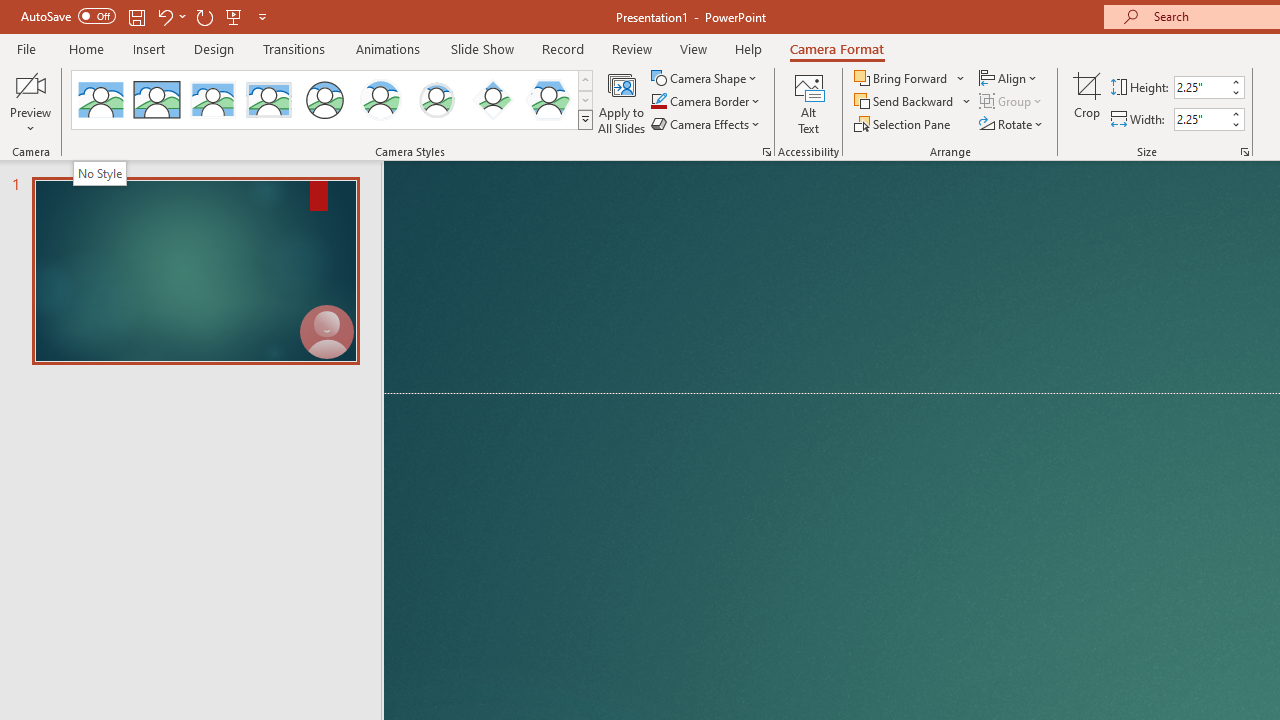  Describe the element at coordinates (904, 101) in the screenshot. I see `'Send Backward'` at that location.